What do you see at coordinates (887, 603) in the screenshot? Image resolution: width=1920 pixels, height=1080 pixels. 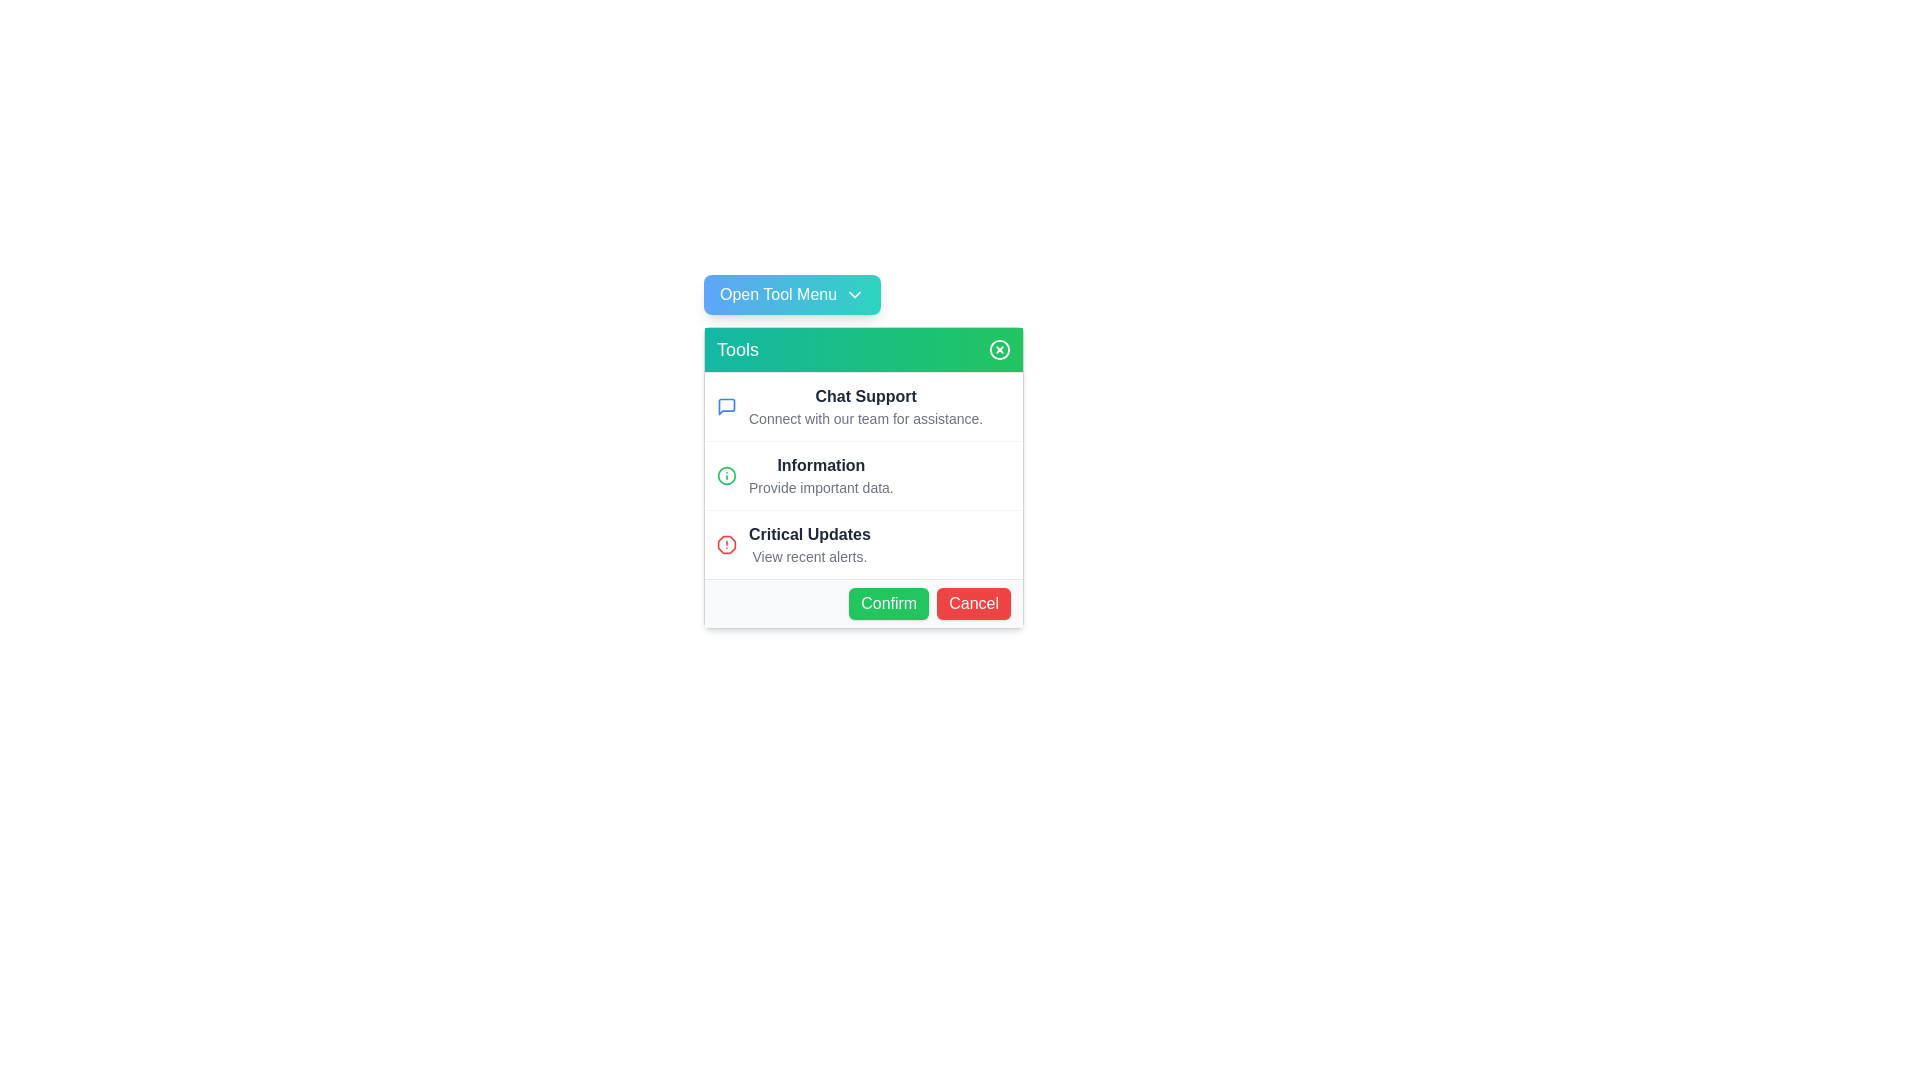 I see `the leftmost confirm button located in the footer of the modal window to confirm the action` at bounding box center [887, 603].